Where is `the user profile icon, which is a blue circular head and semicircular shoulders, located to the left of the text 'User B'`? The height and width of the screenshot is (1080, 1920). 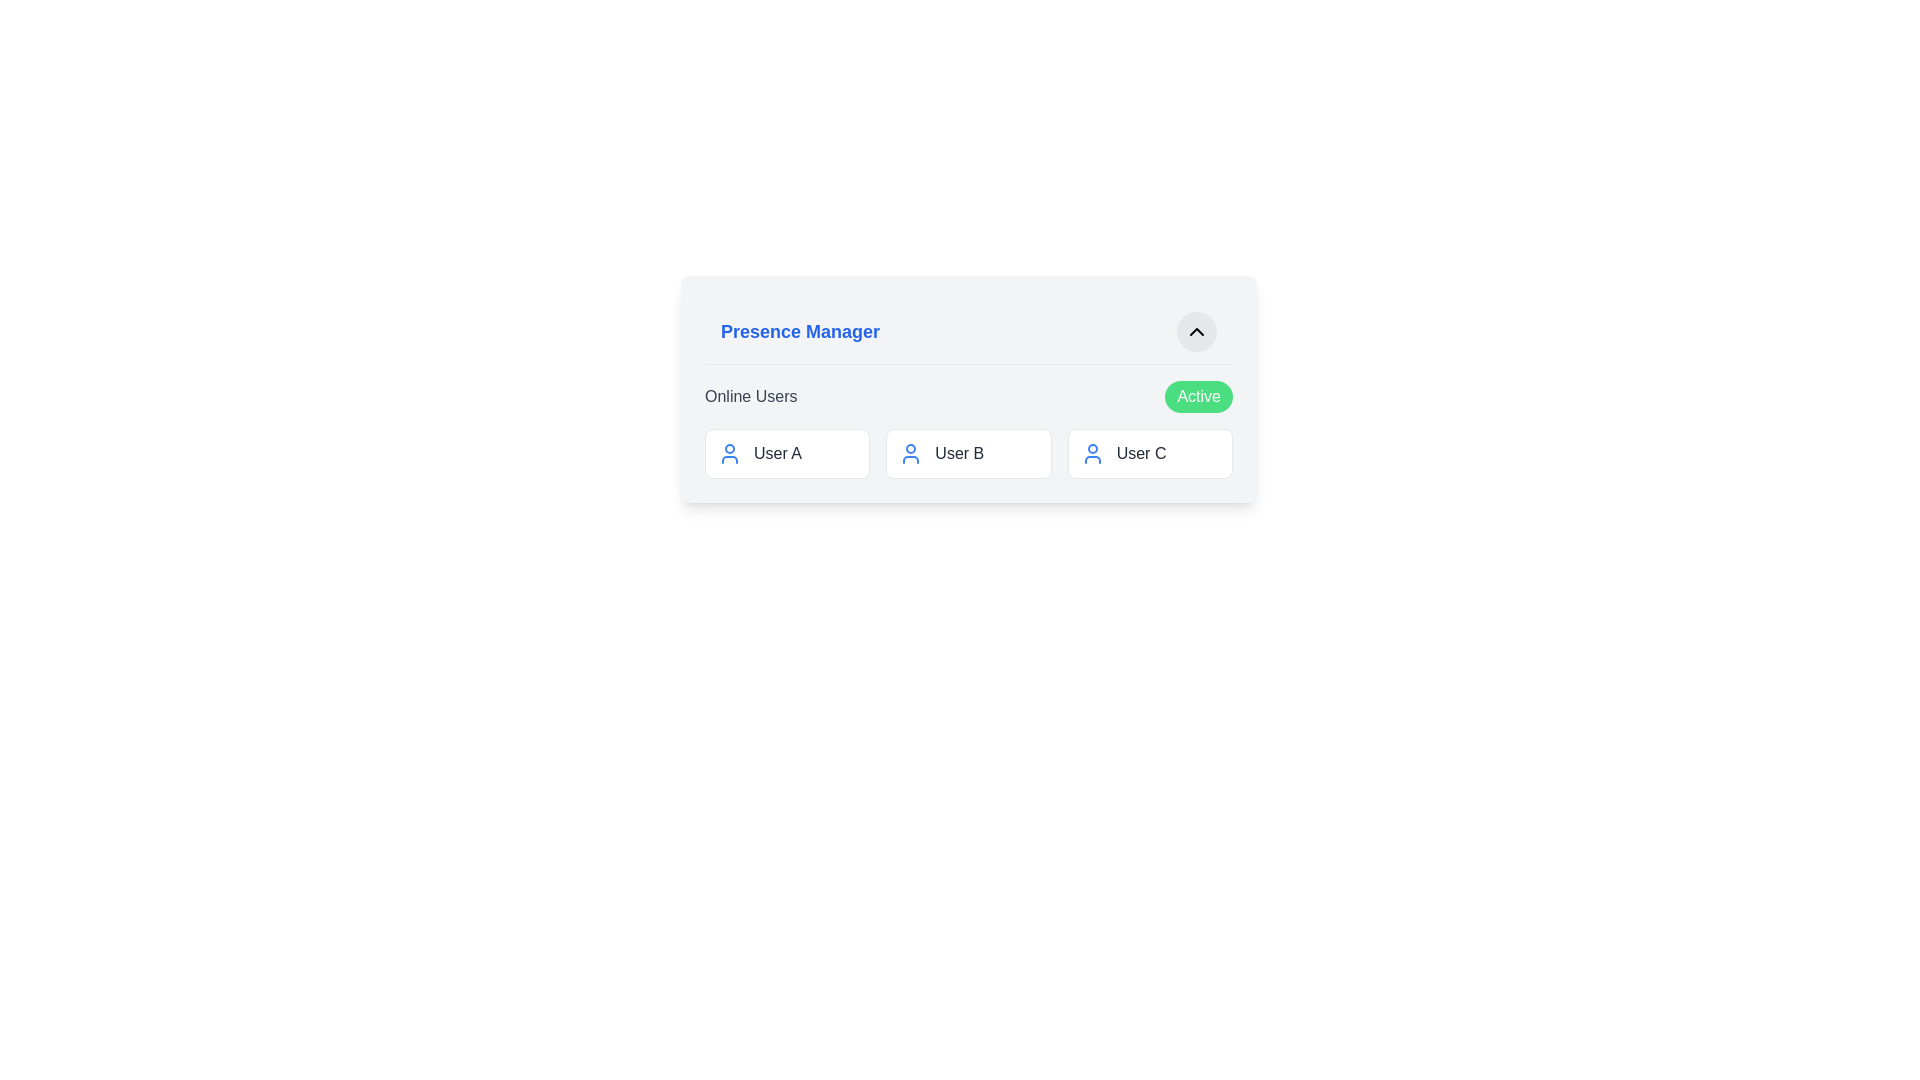
the user profile icon, which is a blue circular head and semicircular shoulders, located to the left of the text 'User B' is located at coordinates (910, 454).